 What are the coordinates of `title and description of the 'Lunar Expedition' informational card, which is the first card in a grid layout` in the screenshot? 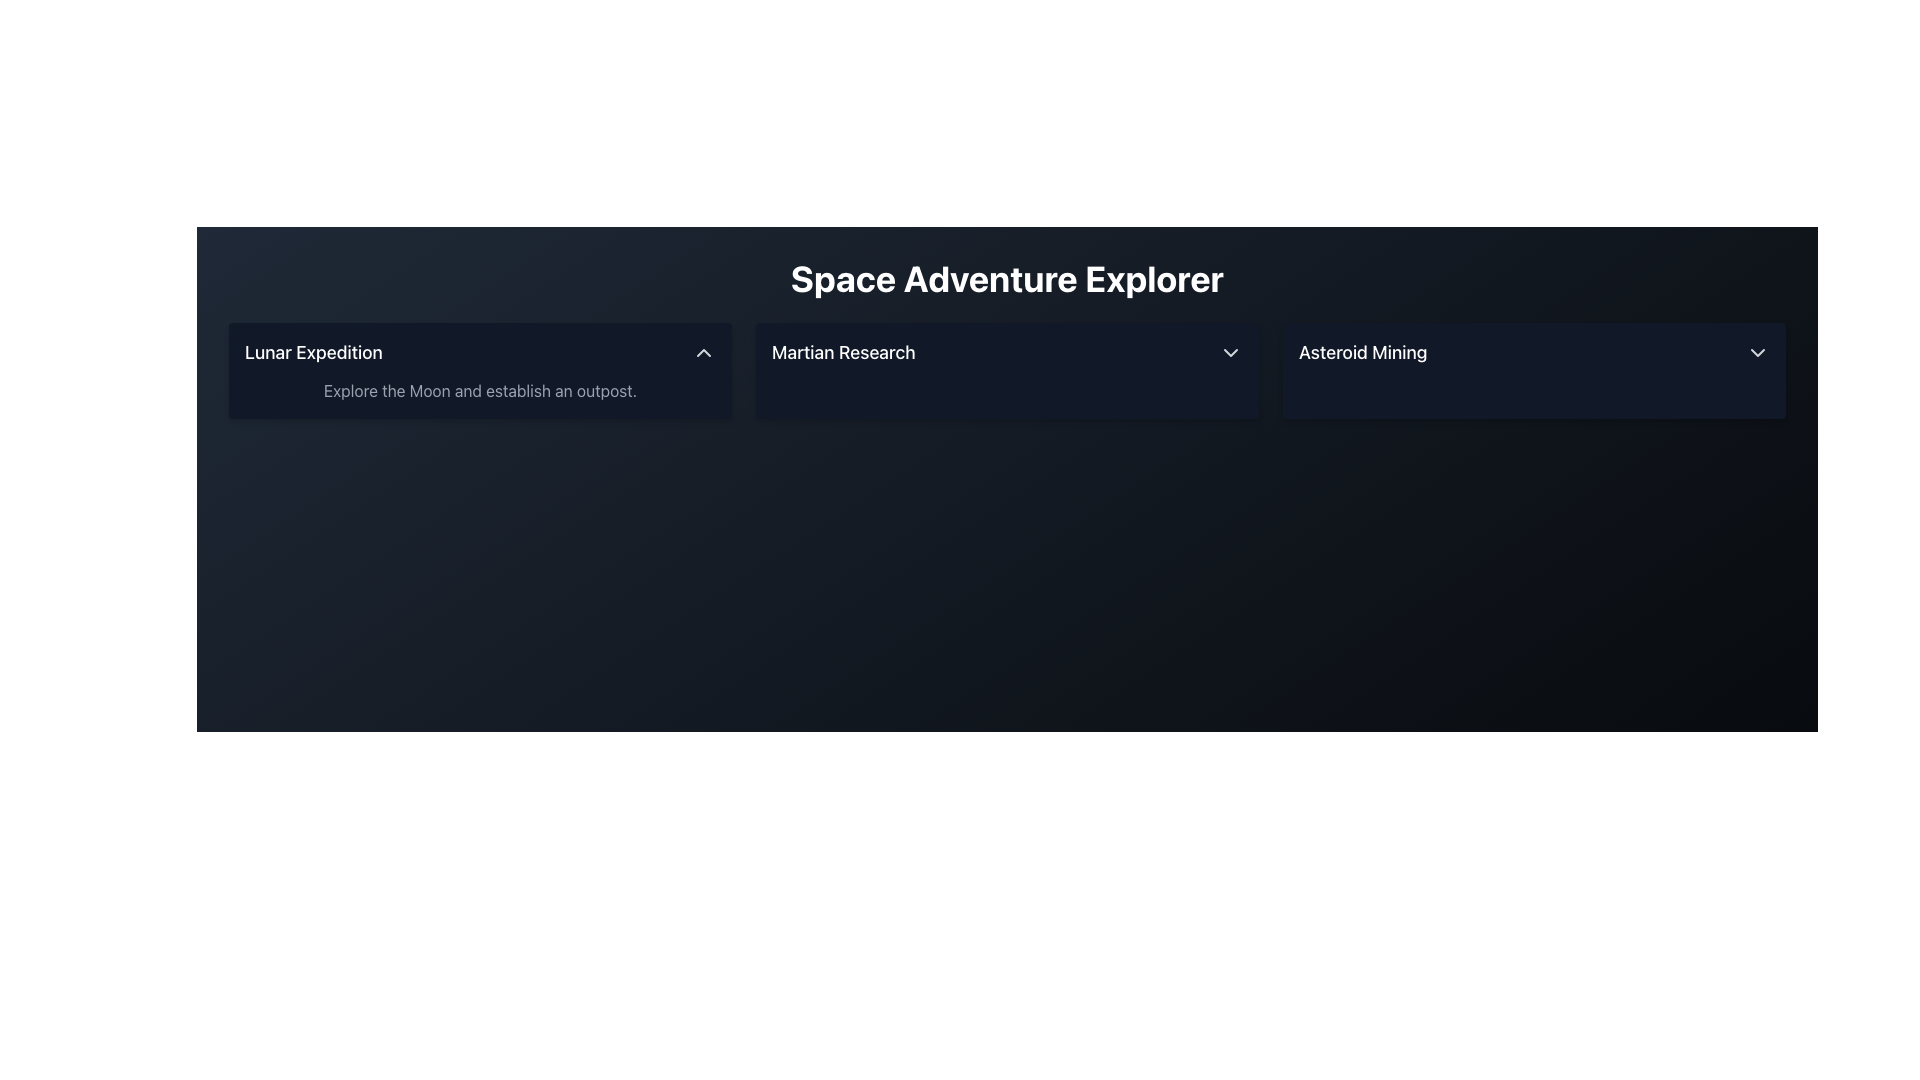 It's located at (480, 370).